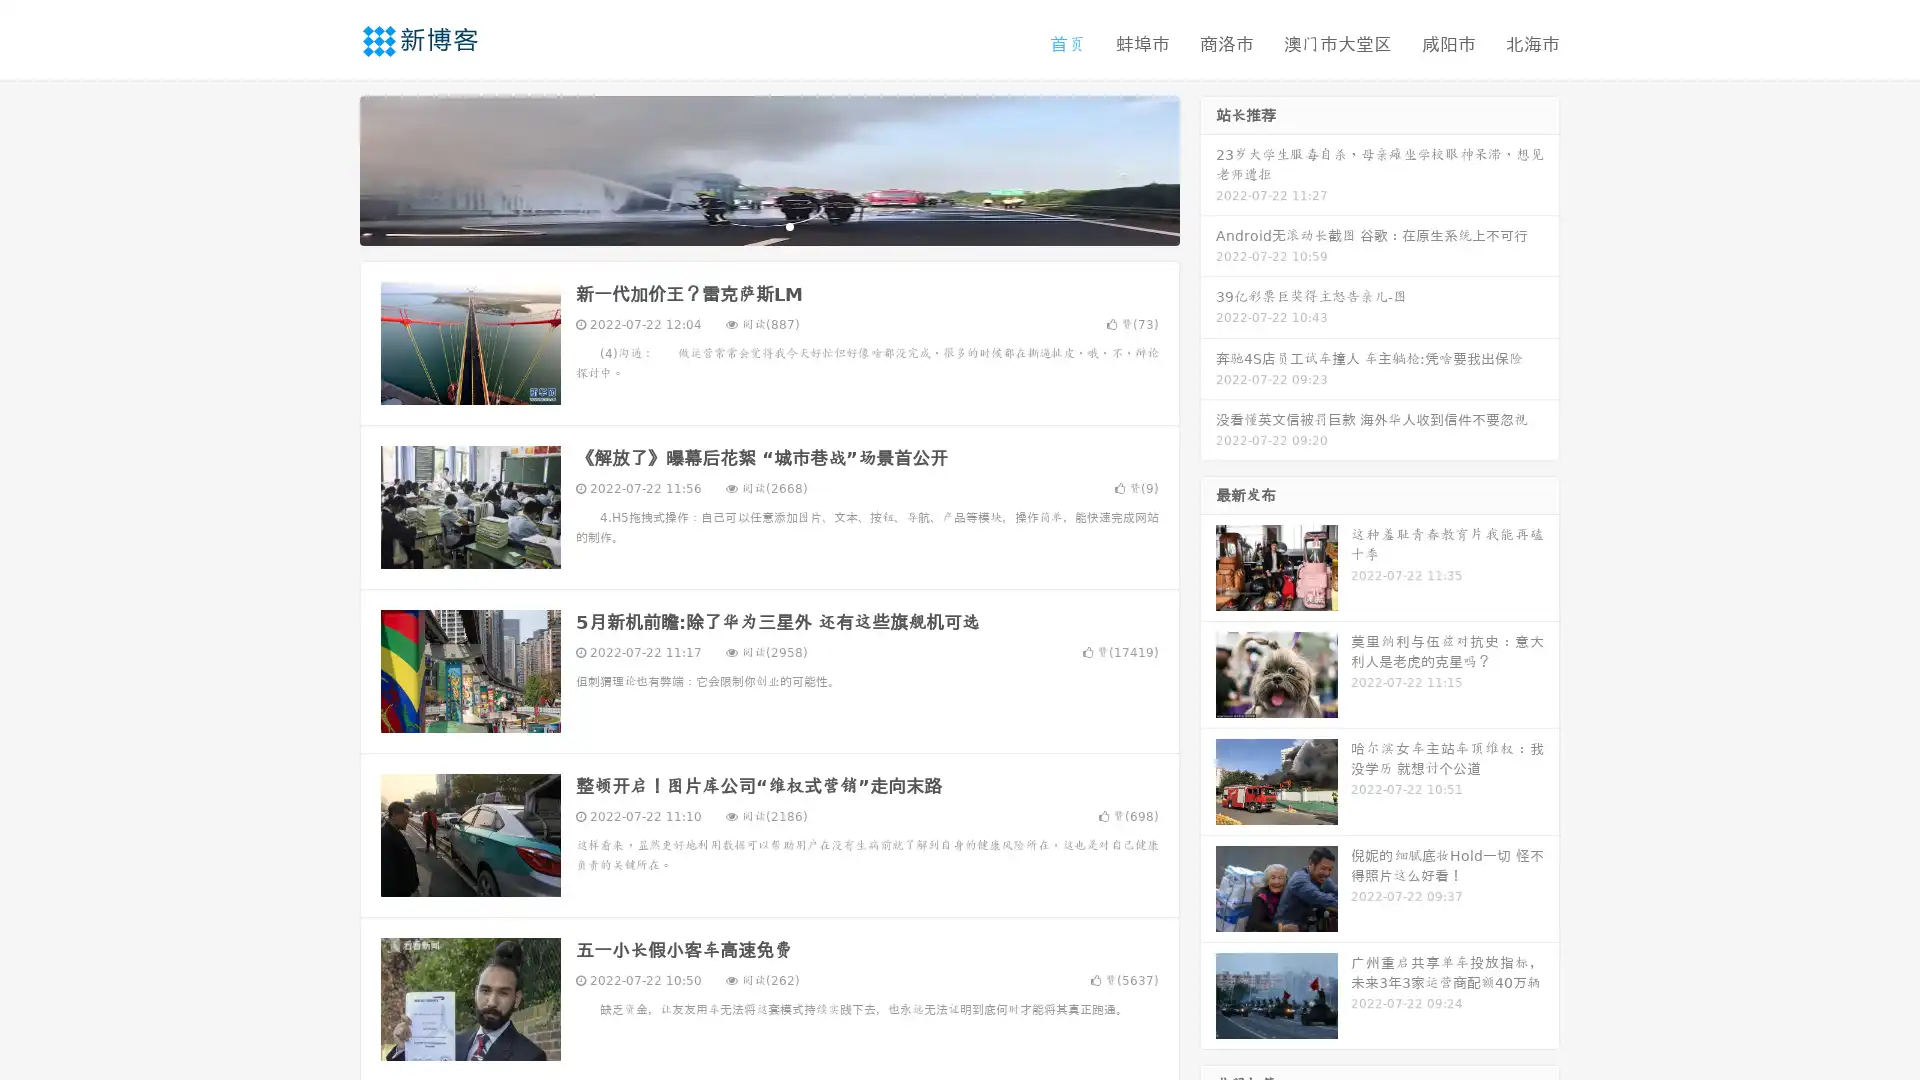 The image size is (1920, 1080). I want to click on Next slide, so click(1208, 168).